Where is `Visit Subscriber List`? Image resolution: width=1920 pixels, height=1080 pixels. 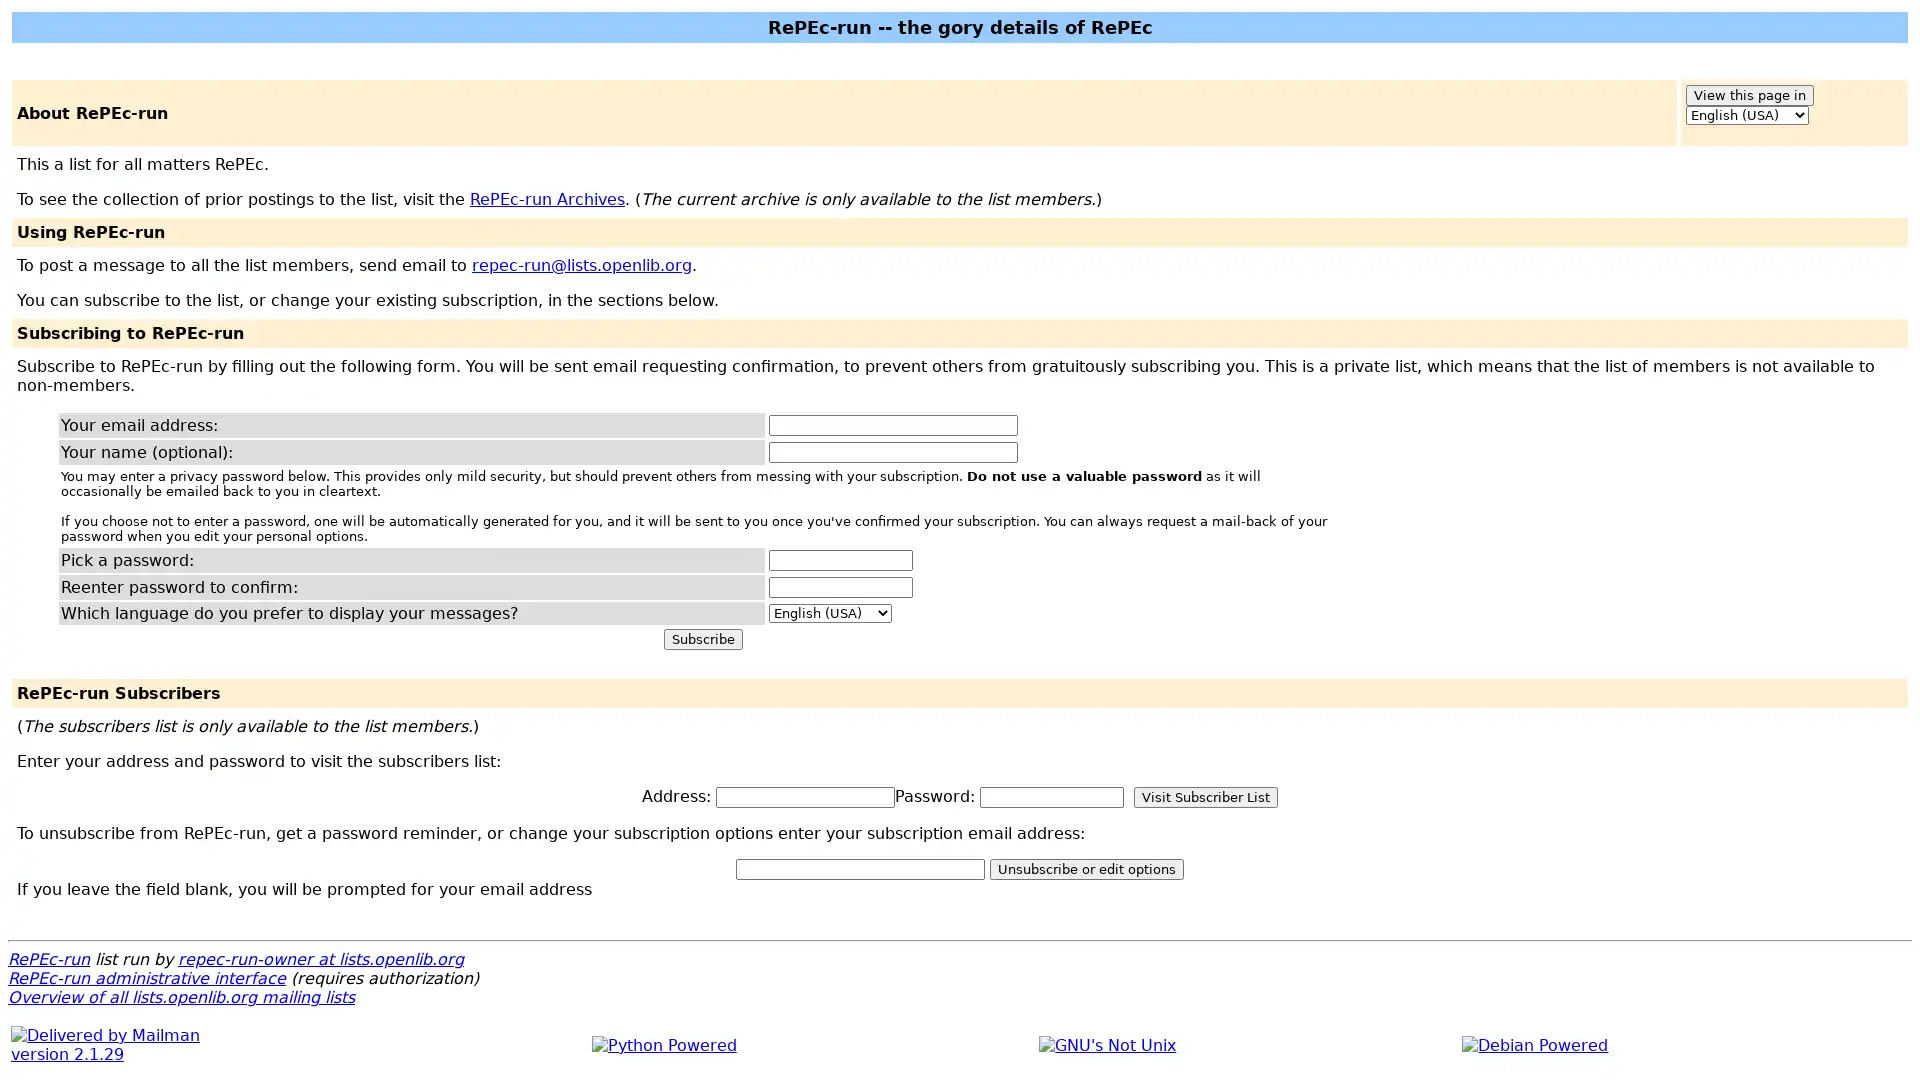 Visit Subscriber List is located at coordinates (1204, 796).